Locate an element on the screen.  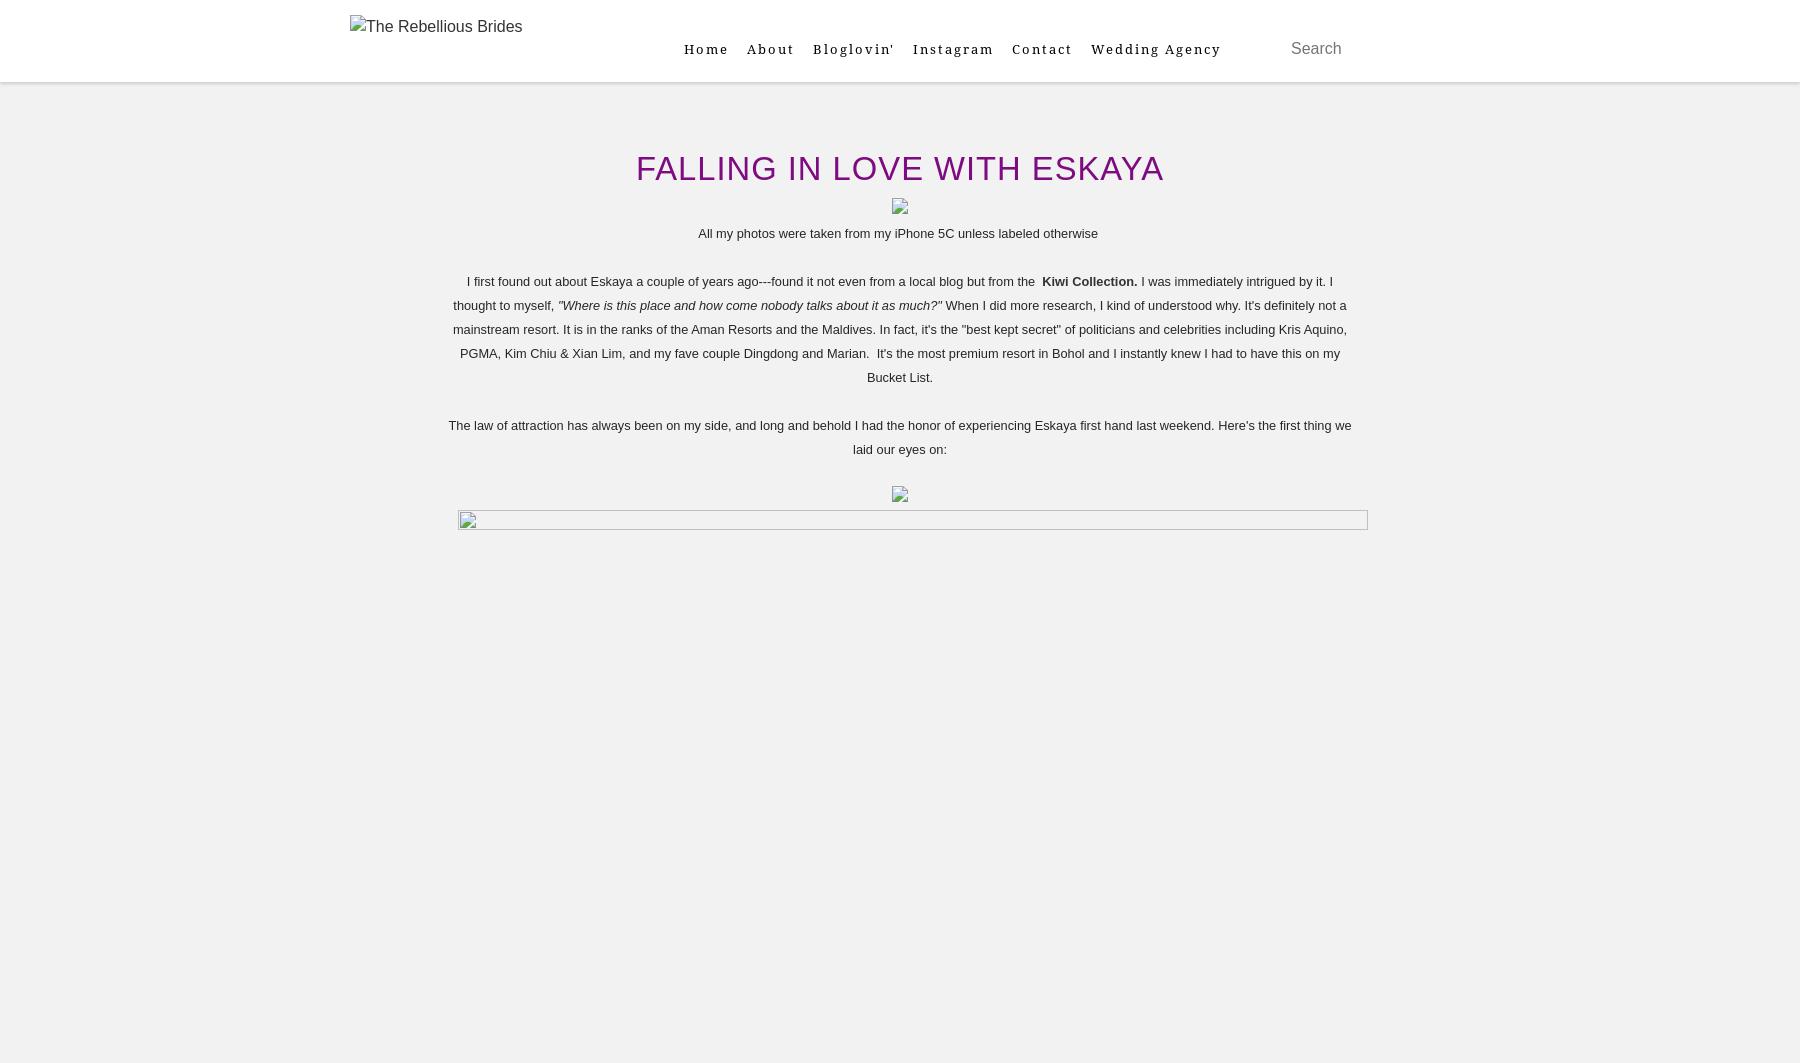
'Contact' is located at coordinates (1042, 49).